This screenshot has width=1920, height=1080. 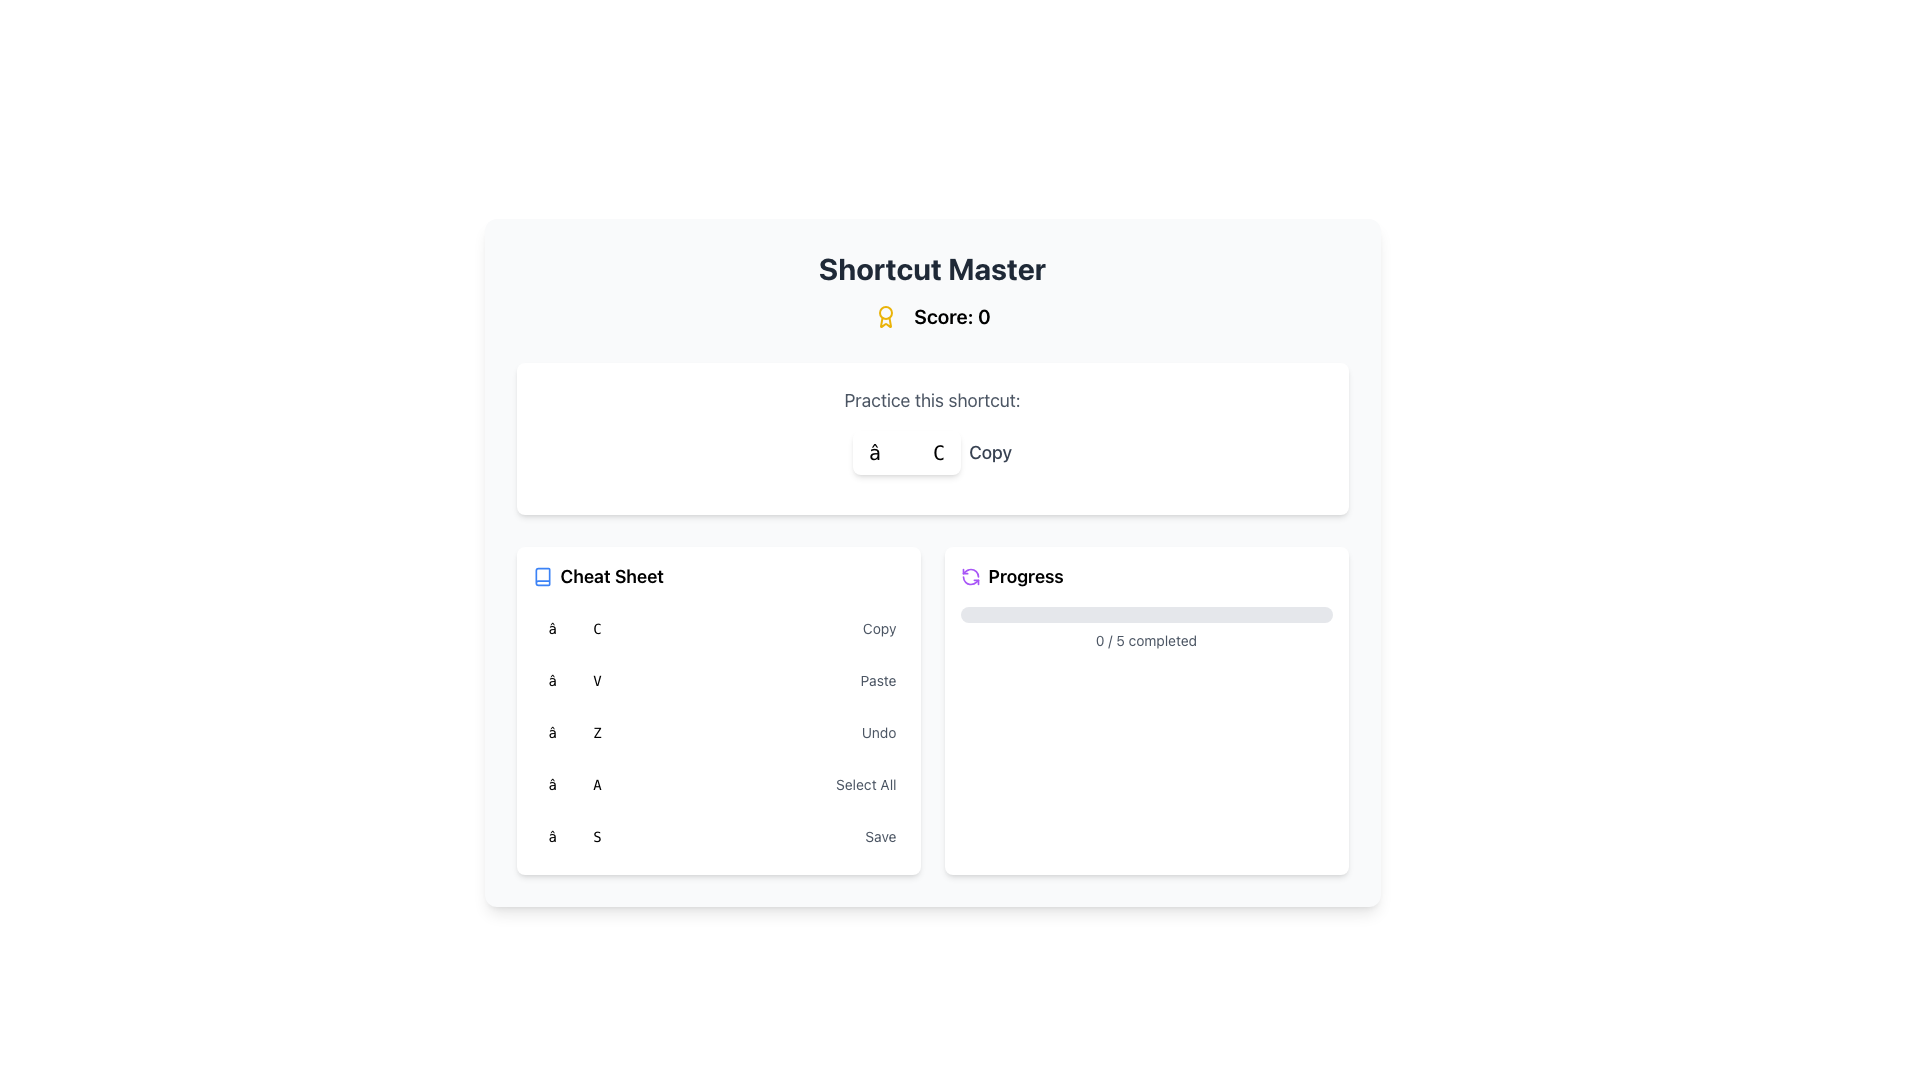 What do you see at coordinates (574, 732) in the screenshot?
I see `the stylized text label displaying '⌘ Z' with a light red background and red text, which is the third entry in the 'Cheat Sheet' section for keyboard shortcuts` at bounding box center [574, 732].